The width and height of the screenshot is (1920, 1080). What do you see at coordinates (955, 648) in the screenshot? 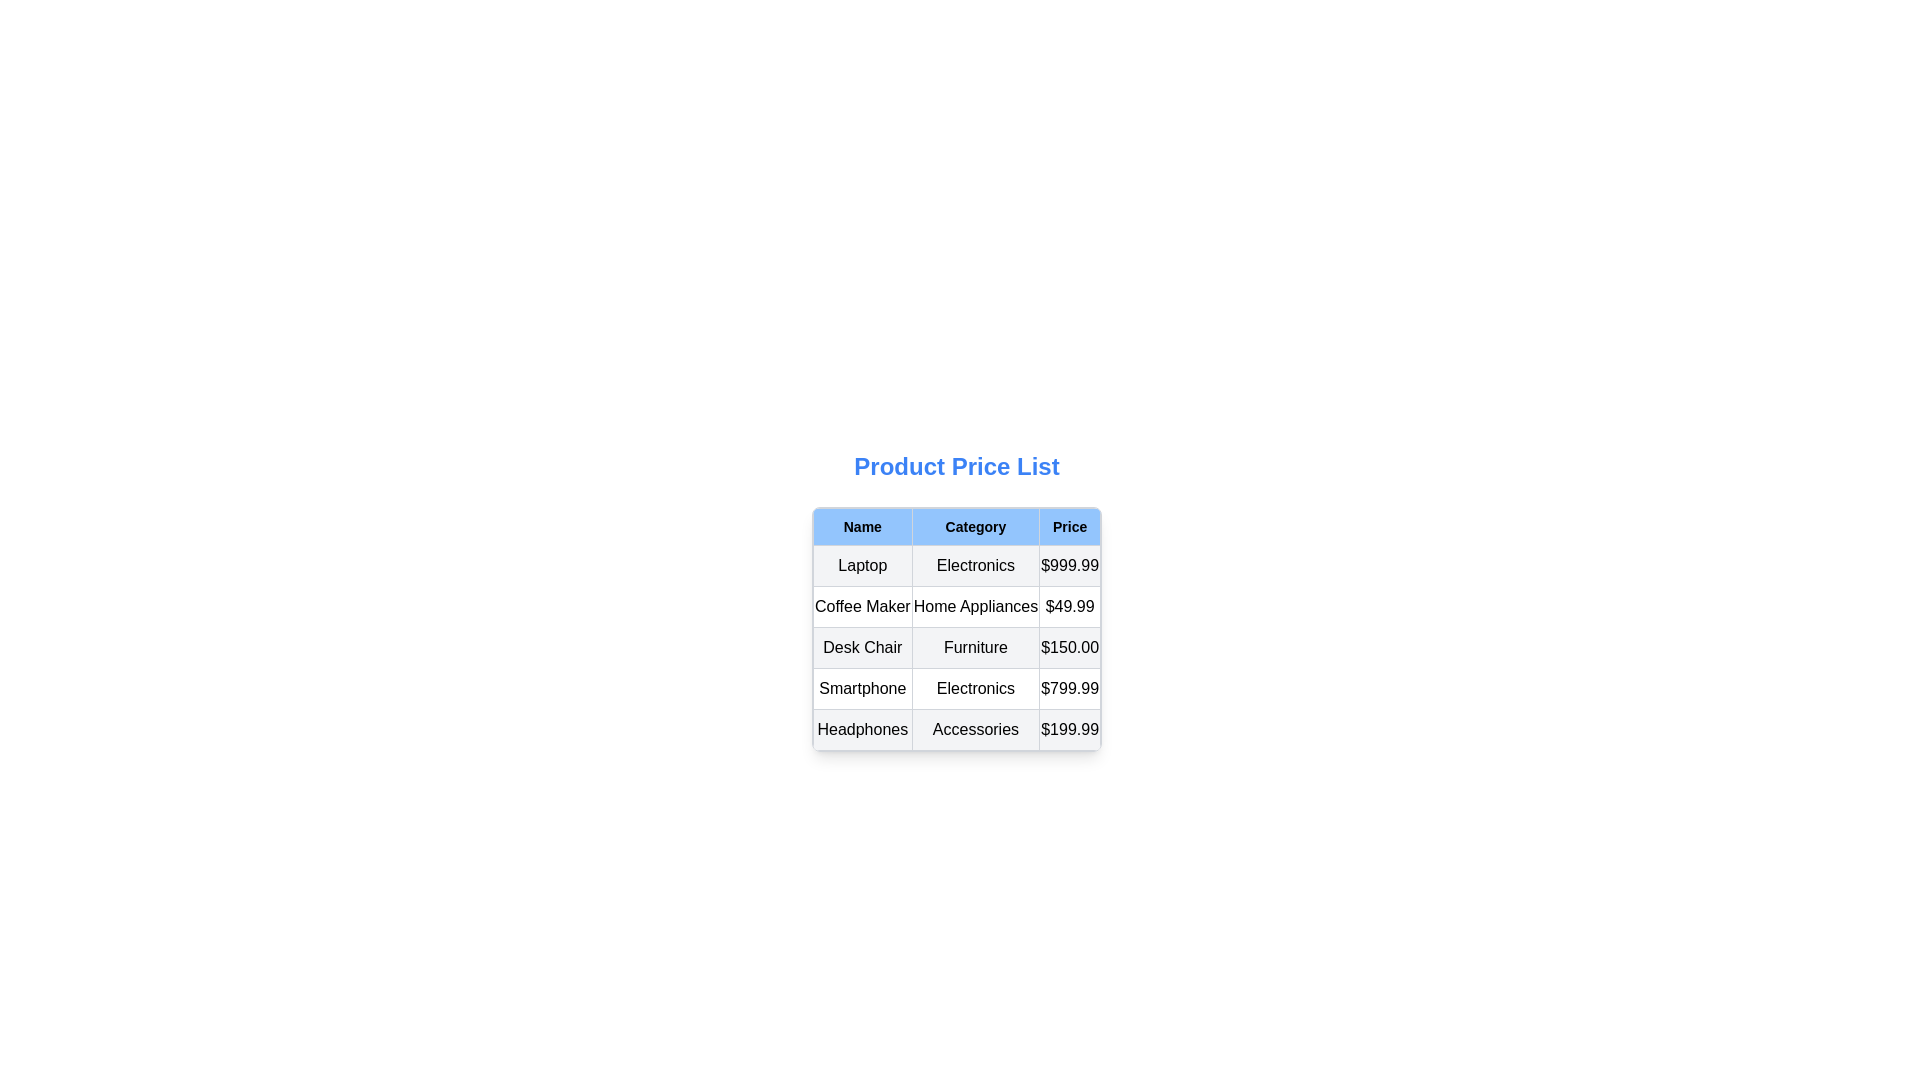
I see `the third row of the table displaying information about the 'Desk Chair' under 'Furniture' with a price of '$150.00'` at bounding box center [955, 648].